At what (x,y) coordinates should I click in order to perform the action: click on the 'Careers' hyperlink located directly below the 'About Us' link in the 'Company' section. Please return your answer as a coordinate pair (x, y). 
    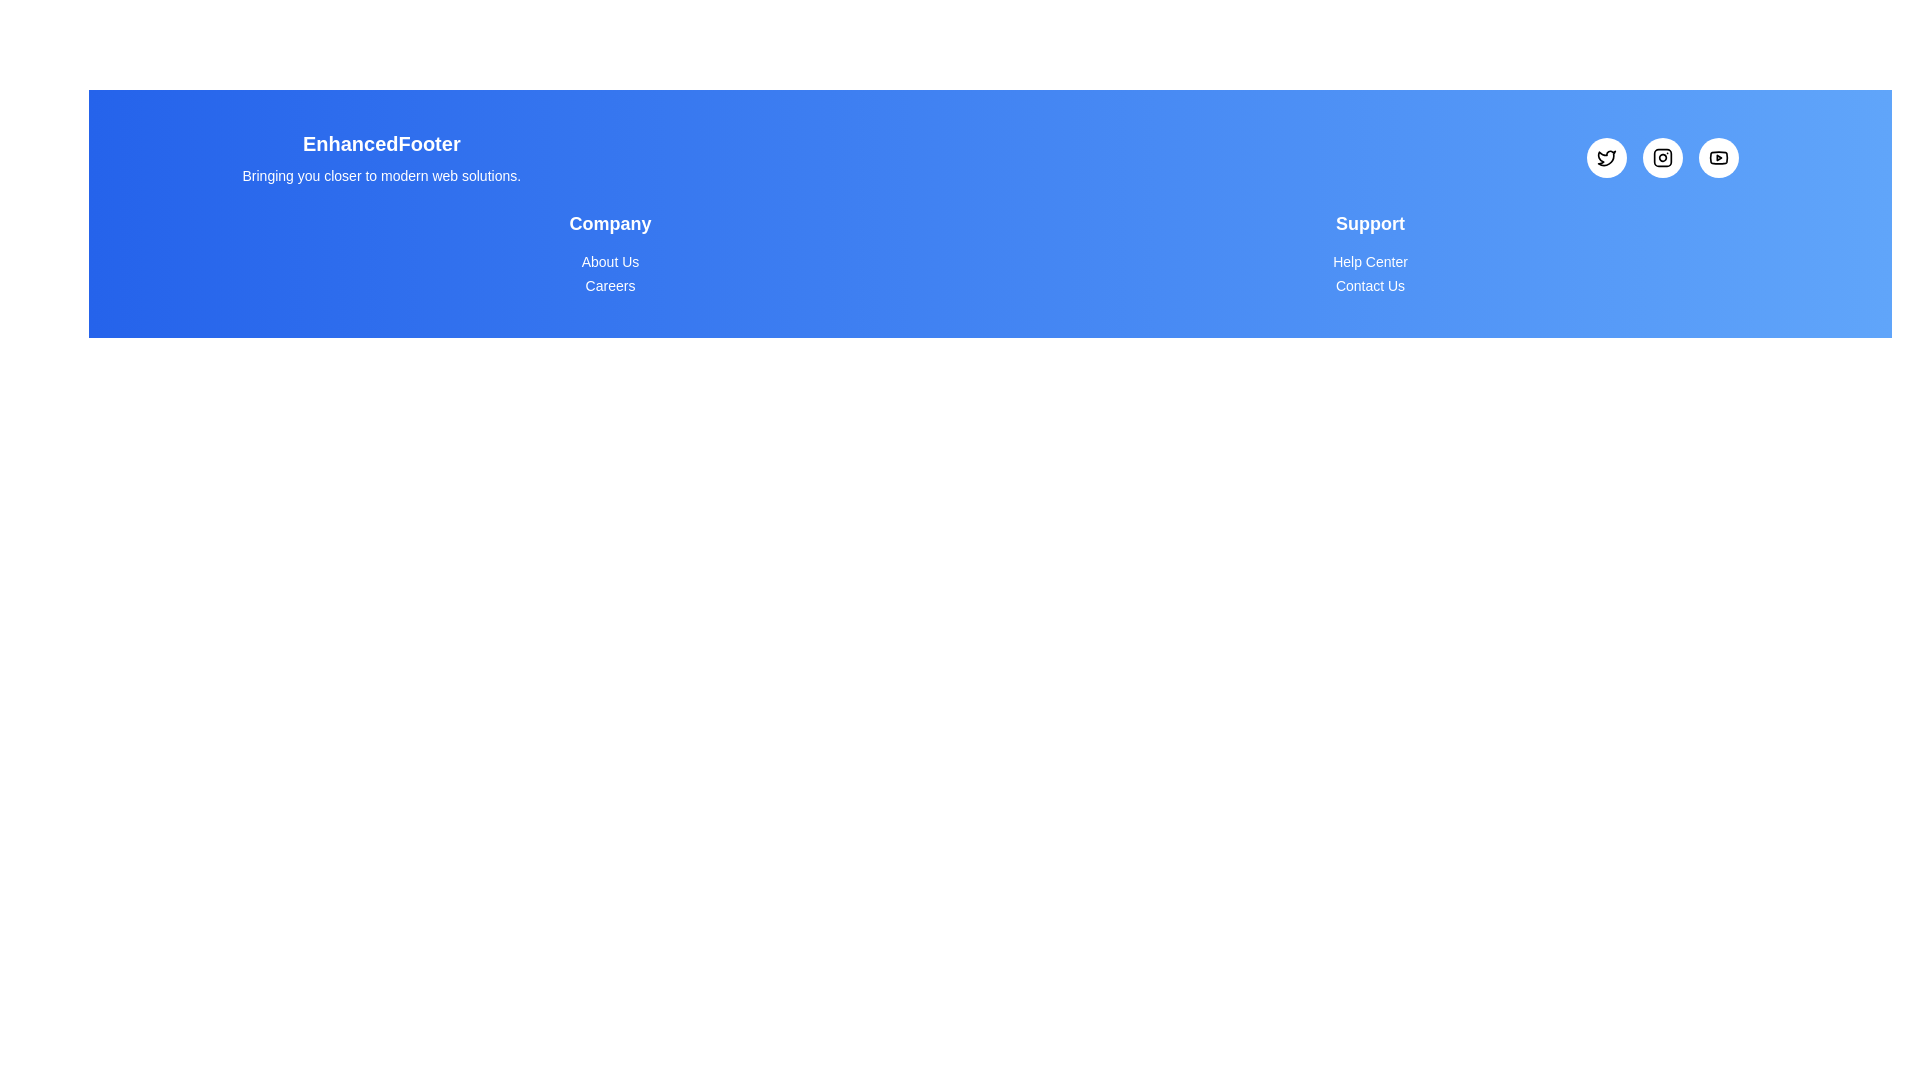
    Looking at the image, I should click on (609, 285).